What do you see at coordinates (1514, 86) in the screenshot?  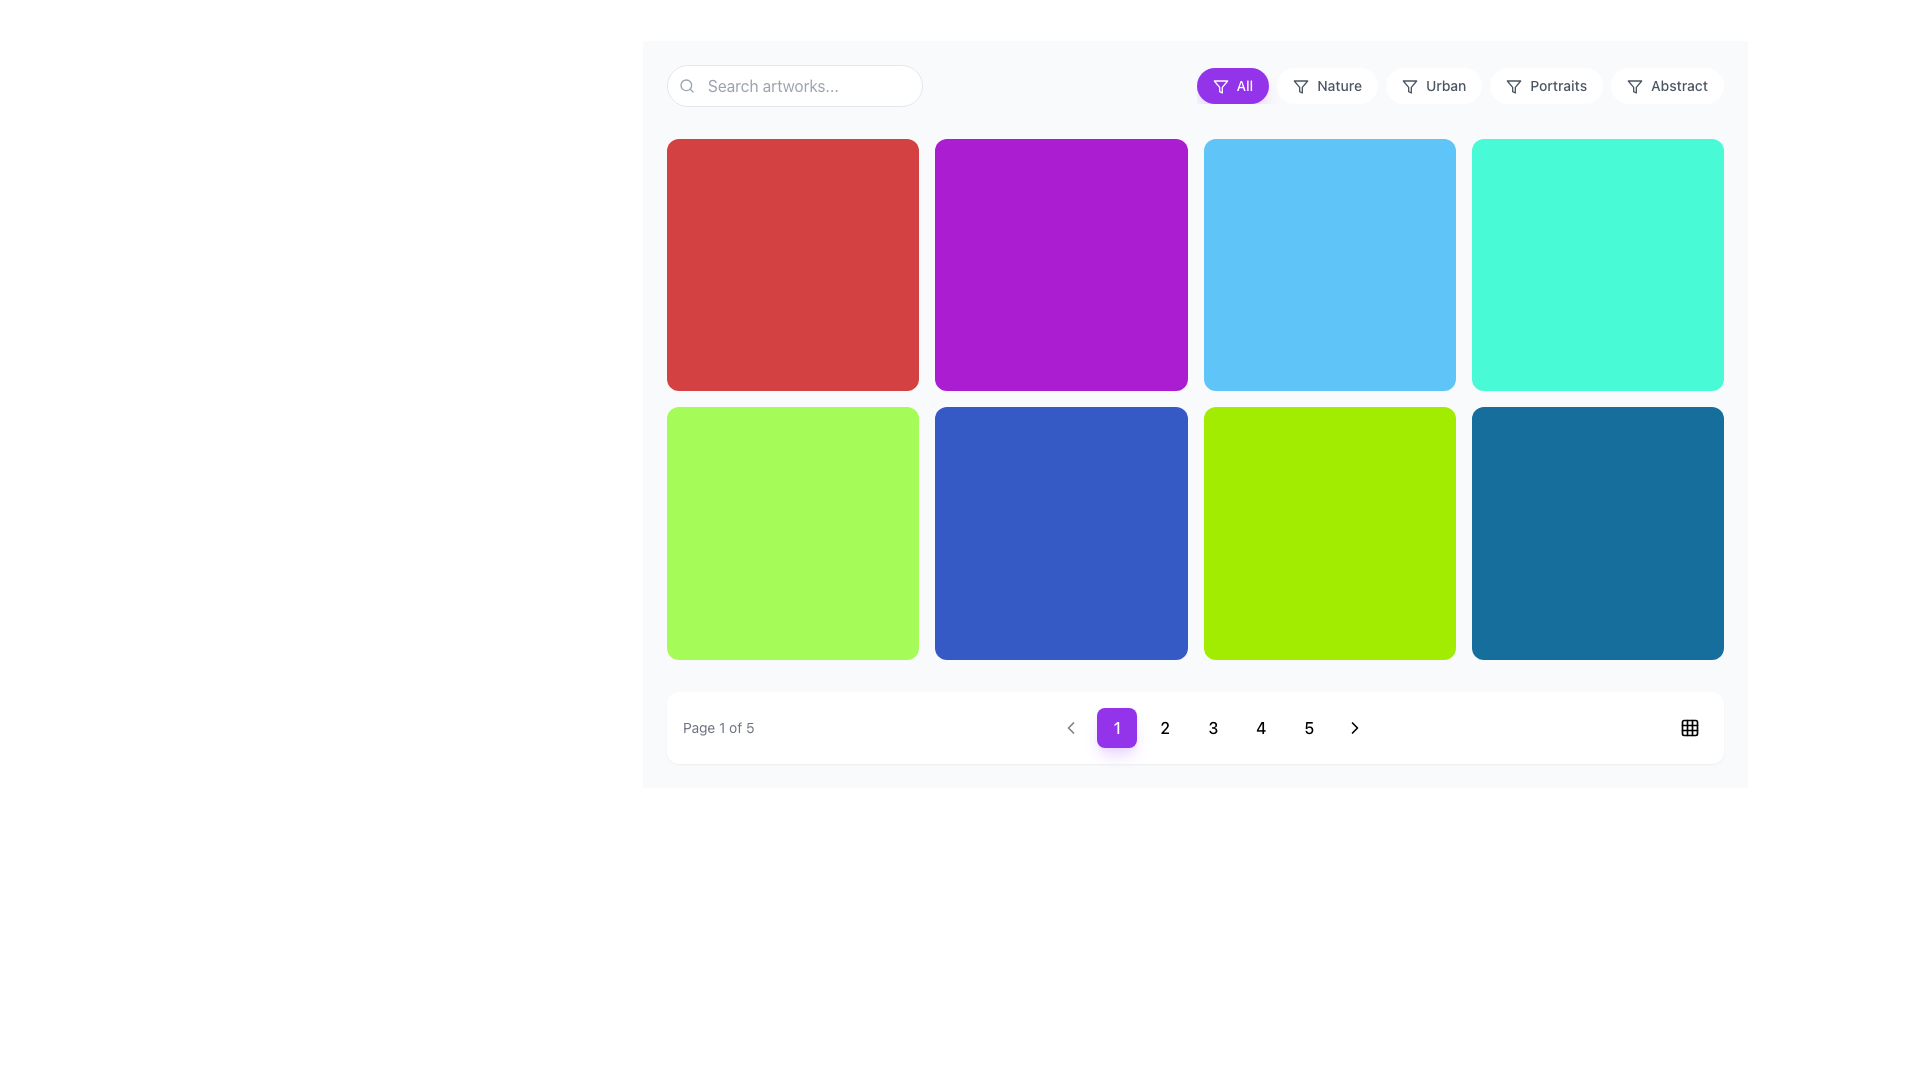 I see `the filter icon` at bounding box center [1514, 86].